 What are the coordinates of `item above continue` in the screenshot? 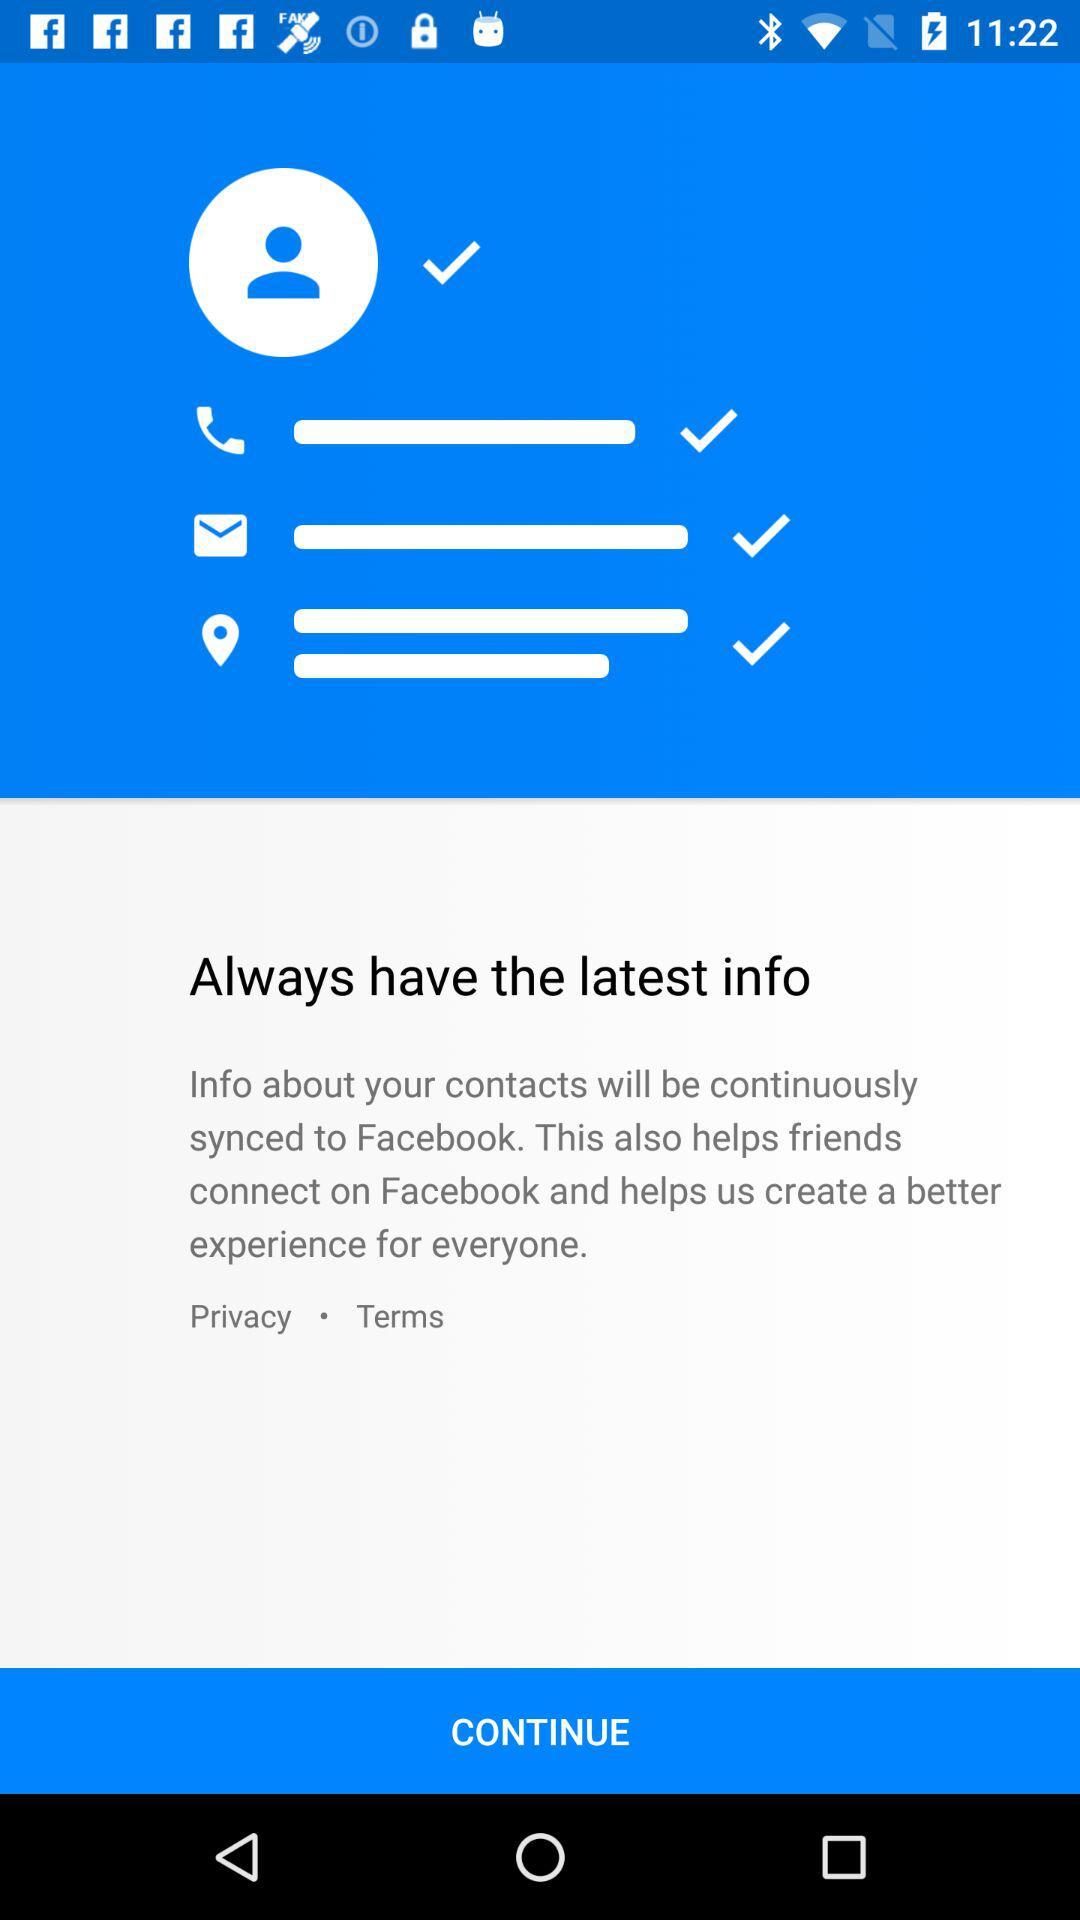 It's located at (400, 1315).